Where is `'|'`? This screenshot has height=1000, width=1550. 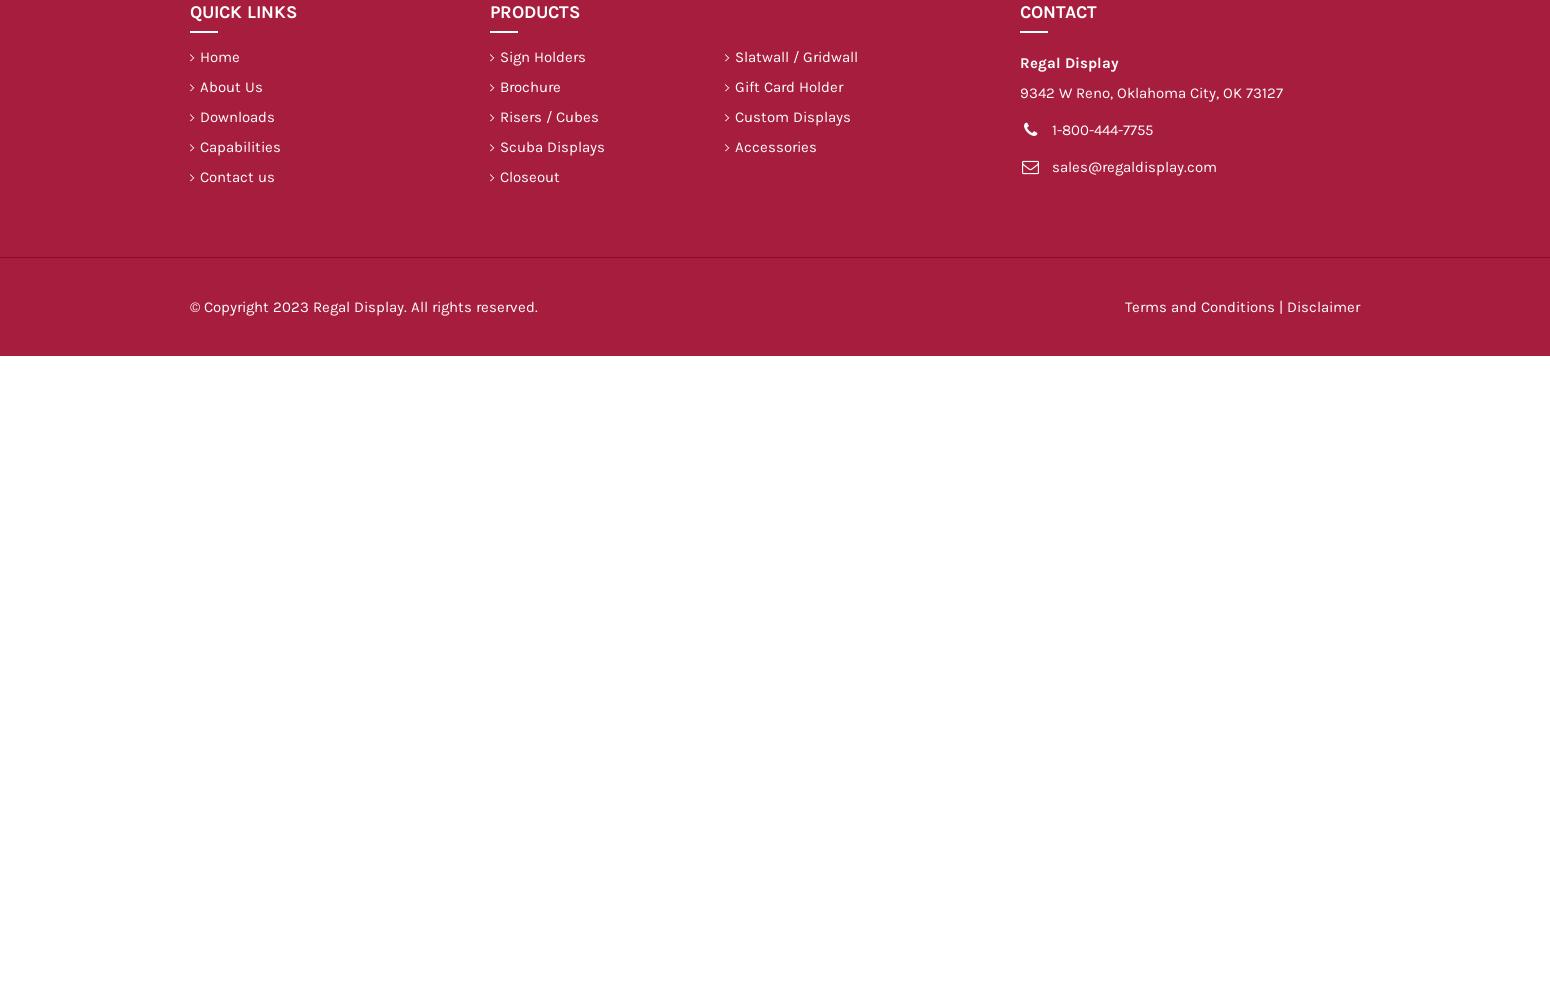 '|' is located at coordinates (1280, 307).